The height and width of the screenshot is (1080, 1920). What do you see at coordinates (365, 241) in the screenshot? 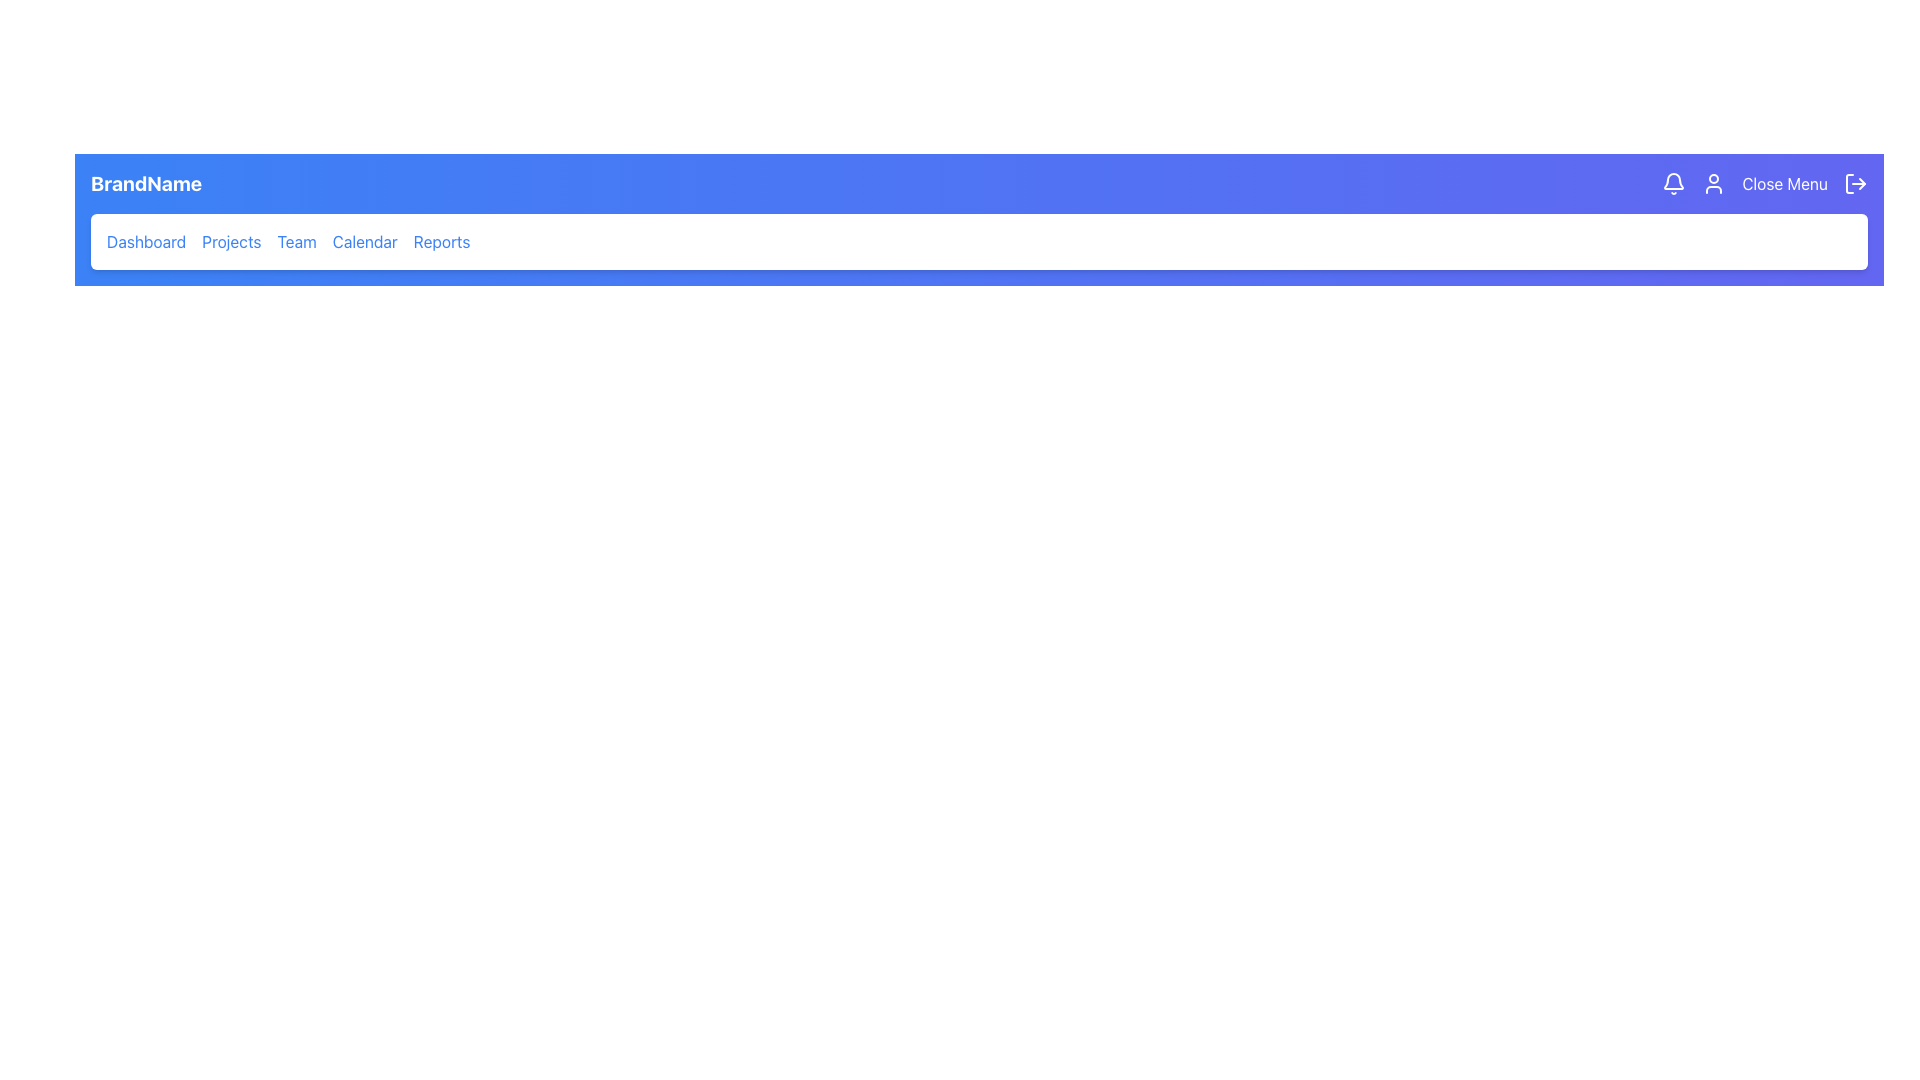
I see `the 'Calendar' link in the horizontal navigation menu to observe a visual style change` at bounding box center [365, 241].